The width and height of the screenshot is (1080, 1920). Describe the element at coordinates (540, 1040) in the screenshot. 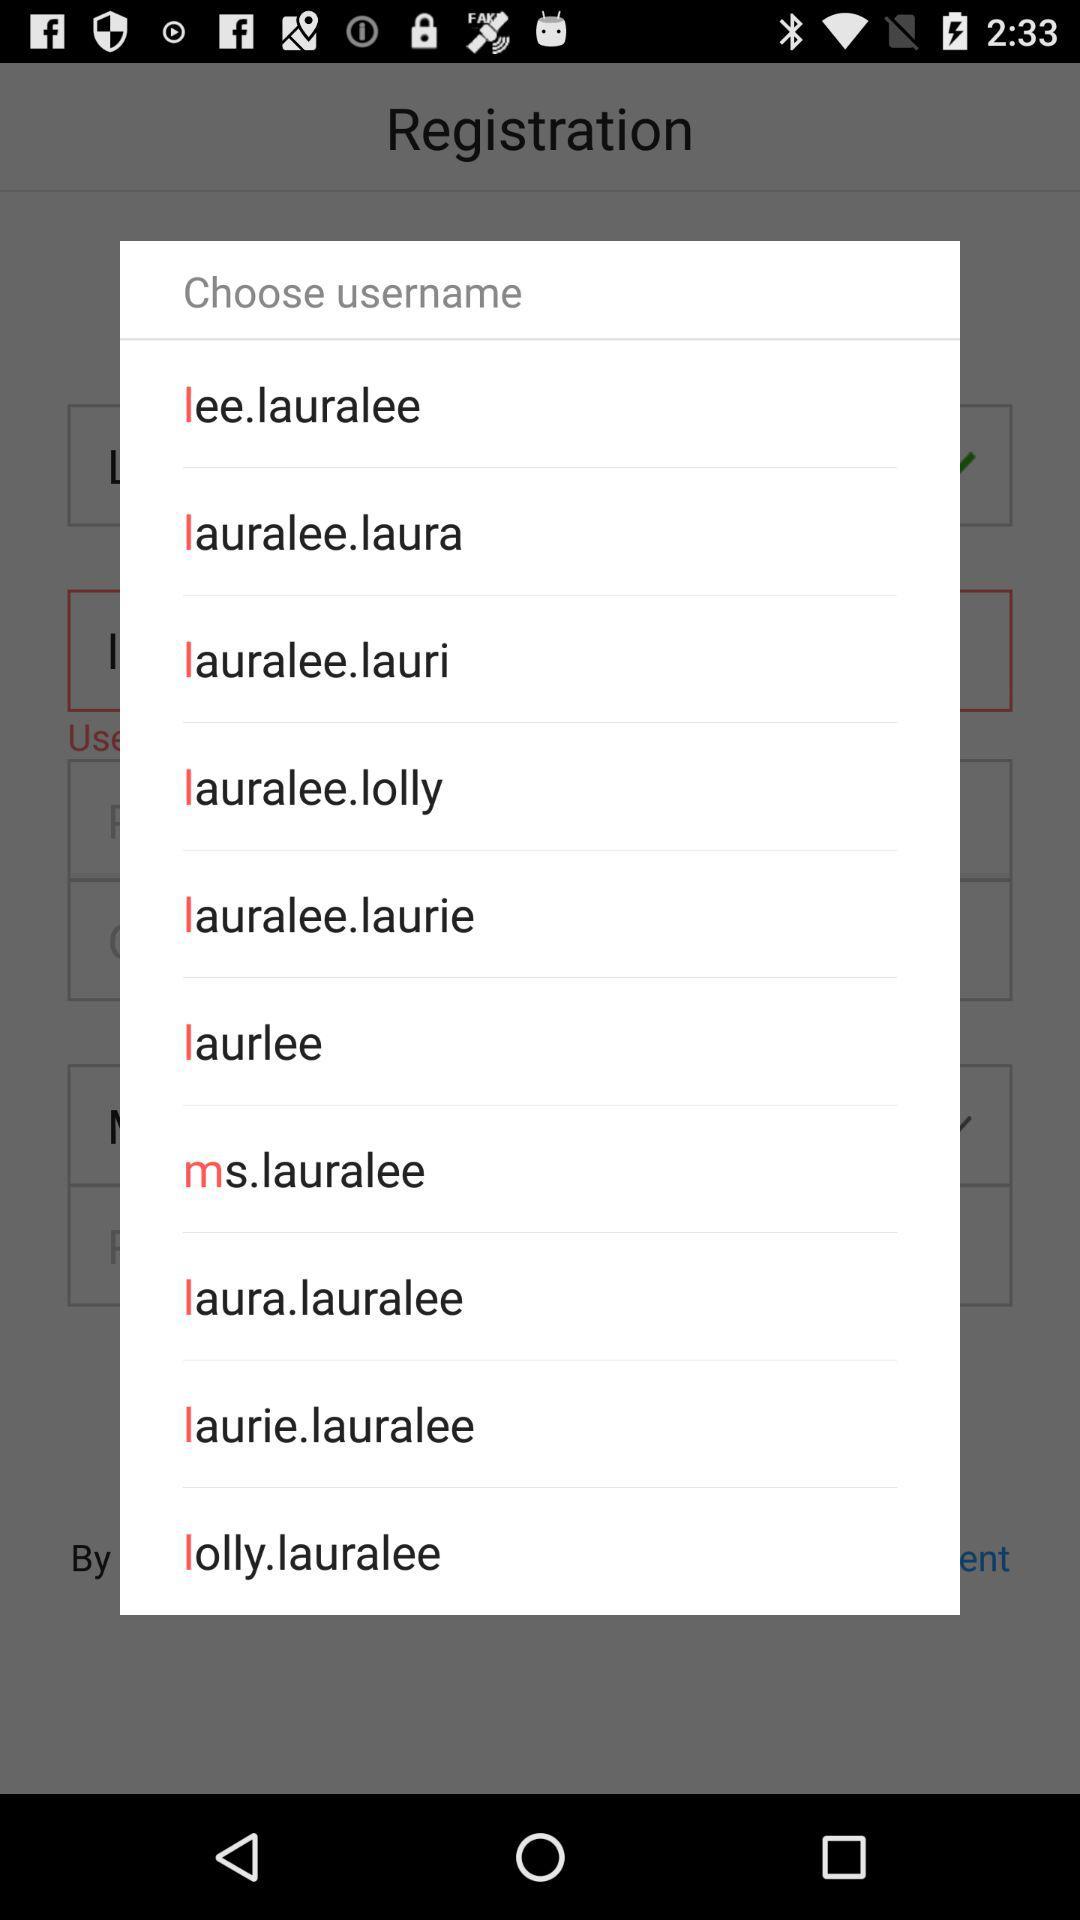

I see `the app below lauralee.laurie icon` at that location.